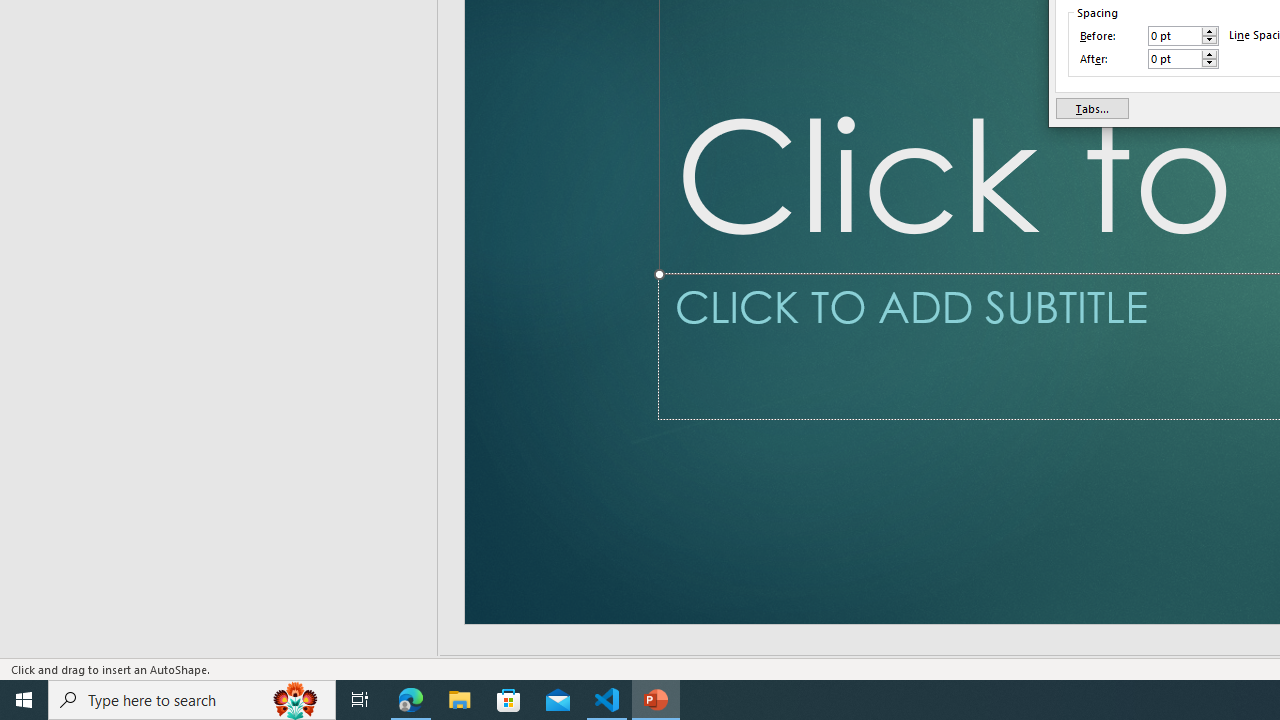 The width and height of the screenshot is (1280, 720). What do you see at coordinates (1091, 108) in the screenshot?
I see `'Tabs...'` at bounding box center [1091, 108].